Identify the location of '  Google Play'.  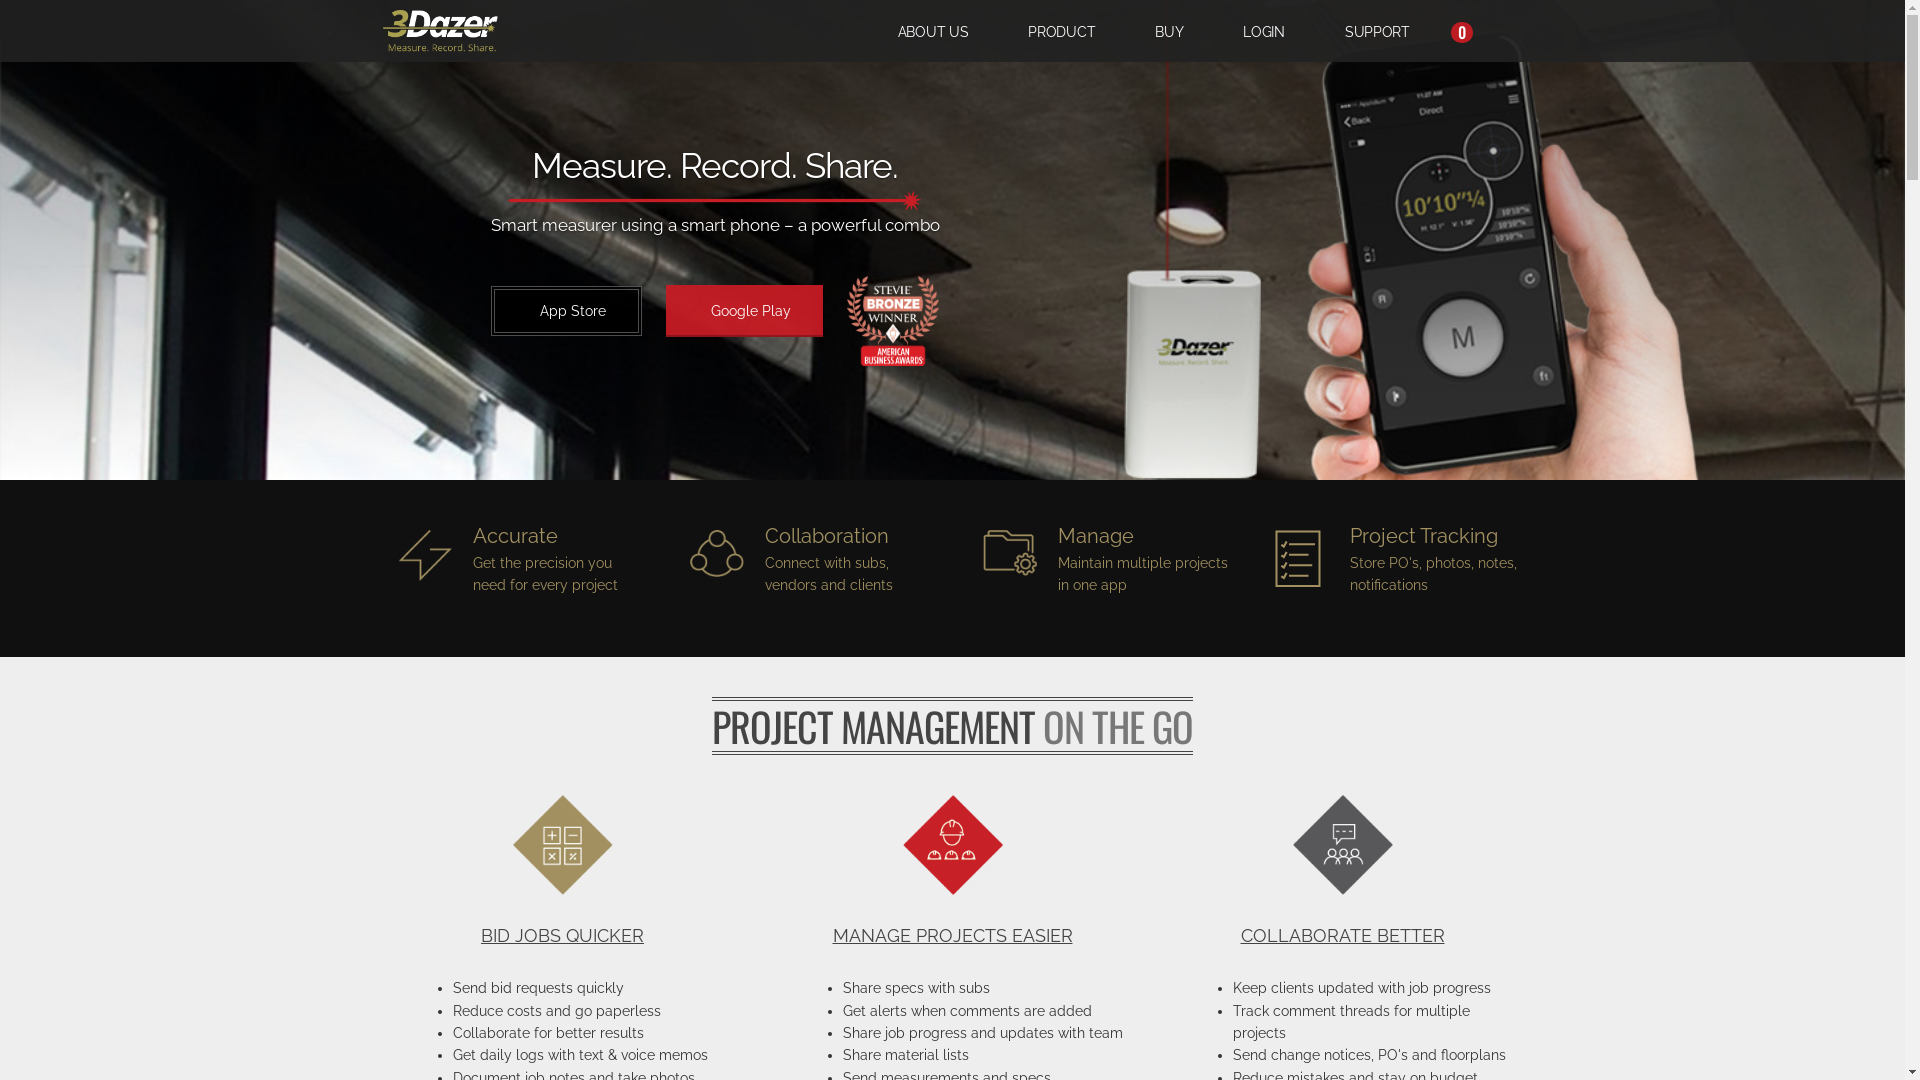
(743, 311).